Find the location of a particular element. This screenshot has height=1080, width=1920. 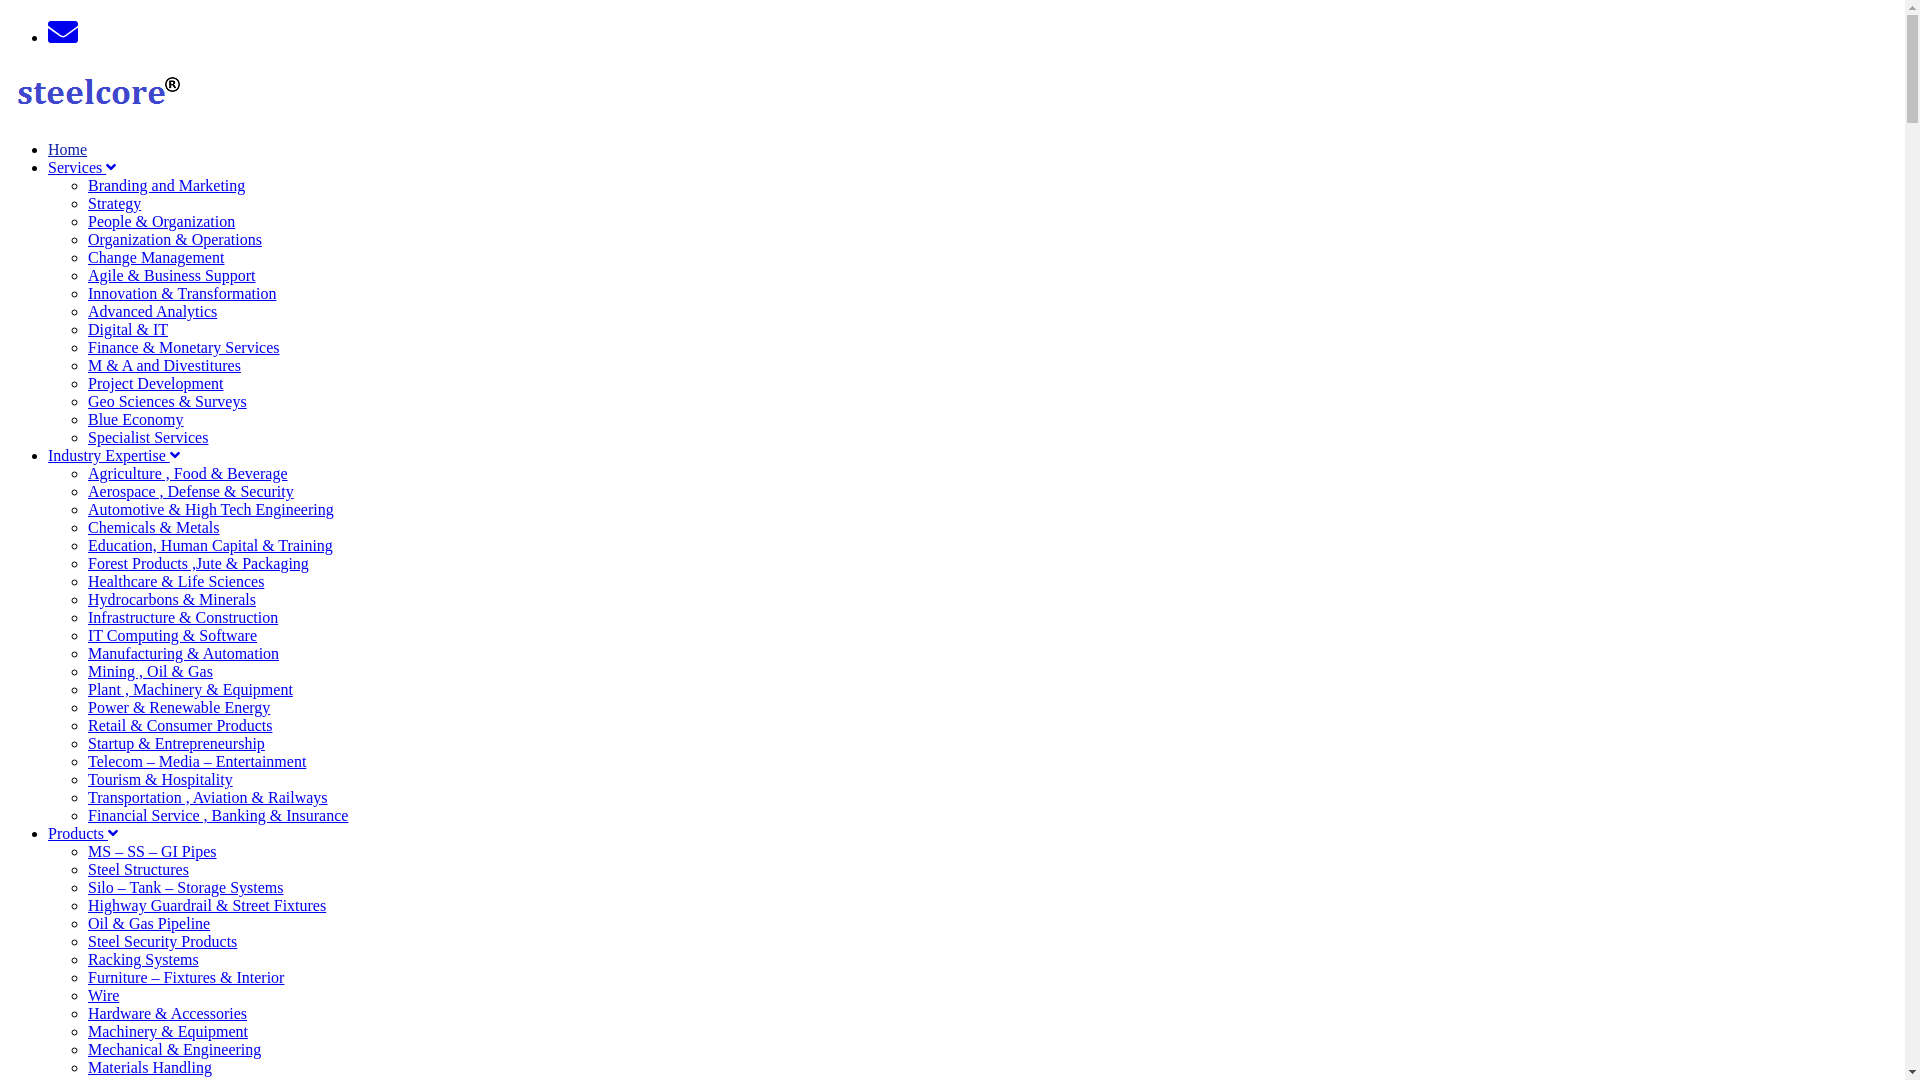

'Services' is located at coordinates (80, 166).